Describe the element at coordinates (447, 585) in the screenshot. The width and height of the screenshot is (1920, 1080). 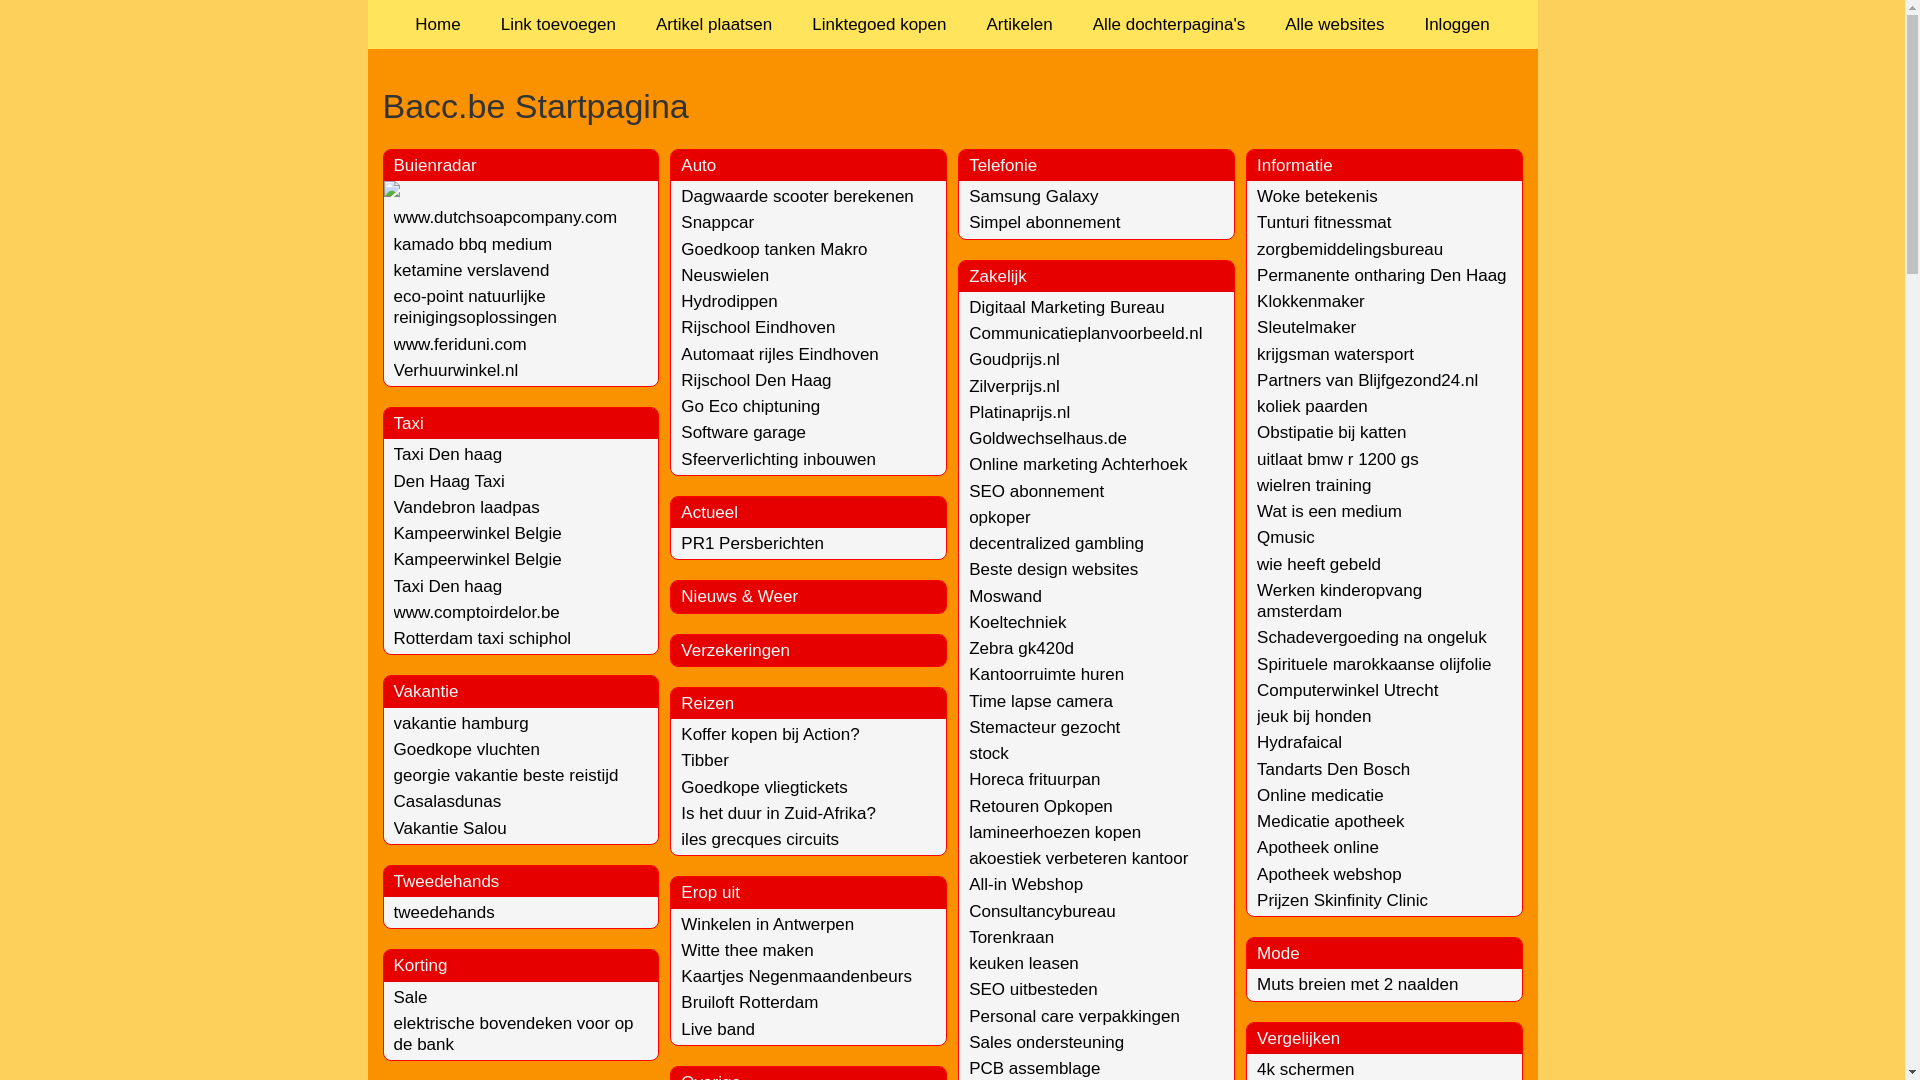
I see `'Taxi Den haag'` at that location.